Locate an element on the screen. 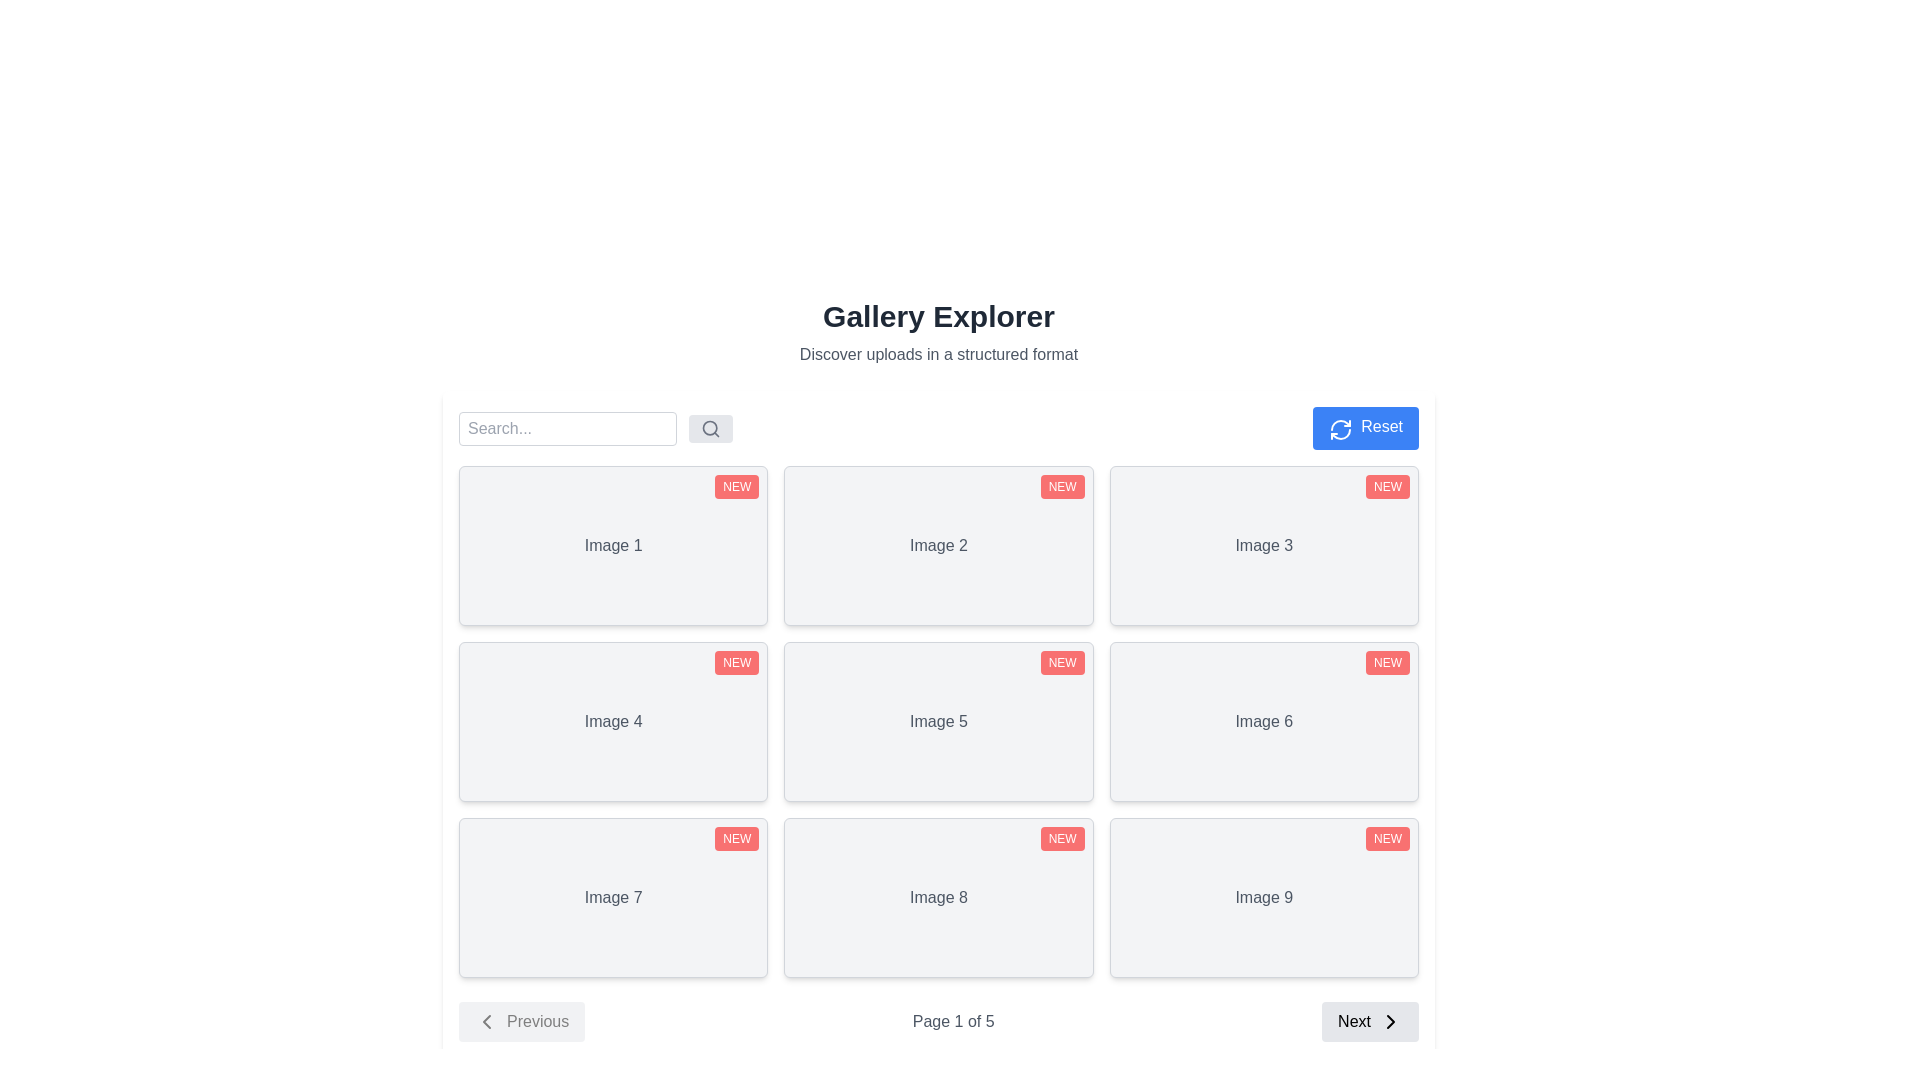 Image resolution: width=1920 pixels, height=1080 pixels. the small rectangular badge with a red background and white text that displays 'NEW', located at the top-right corner of the card labeled 'Image 8' is located at coordinates (1061, 839).